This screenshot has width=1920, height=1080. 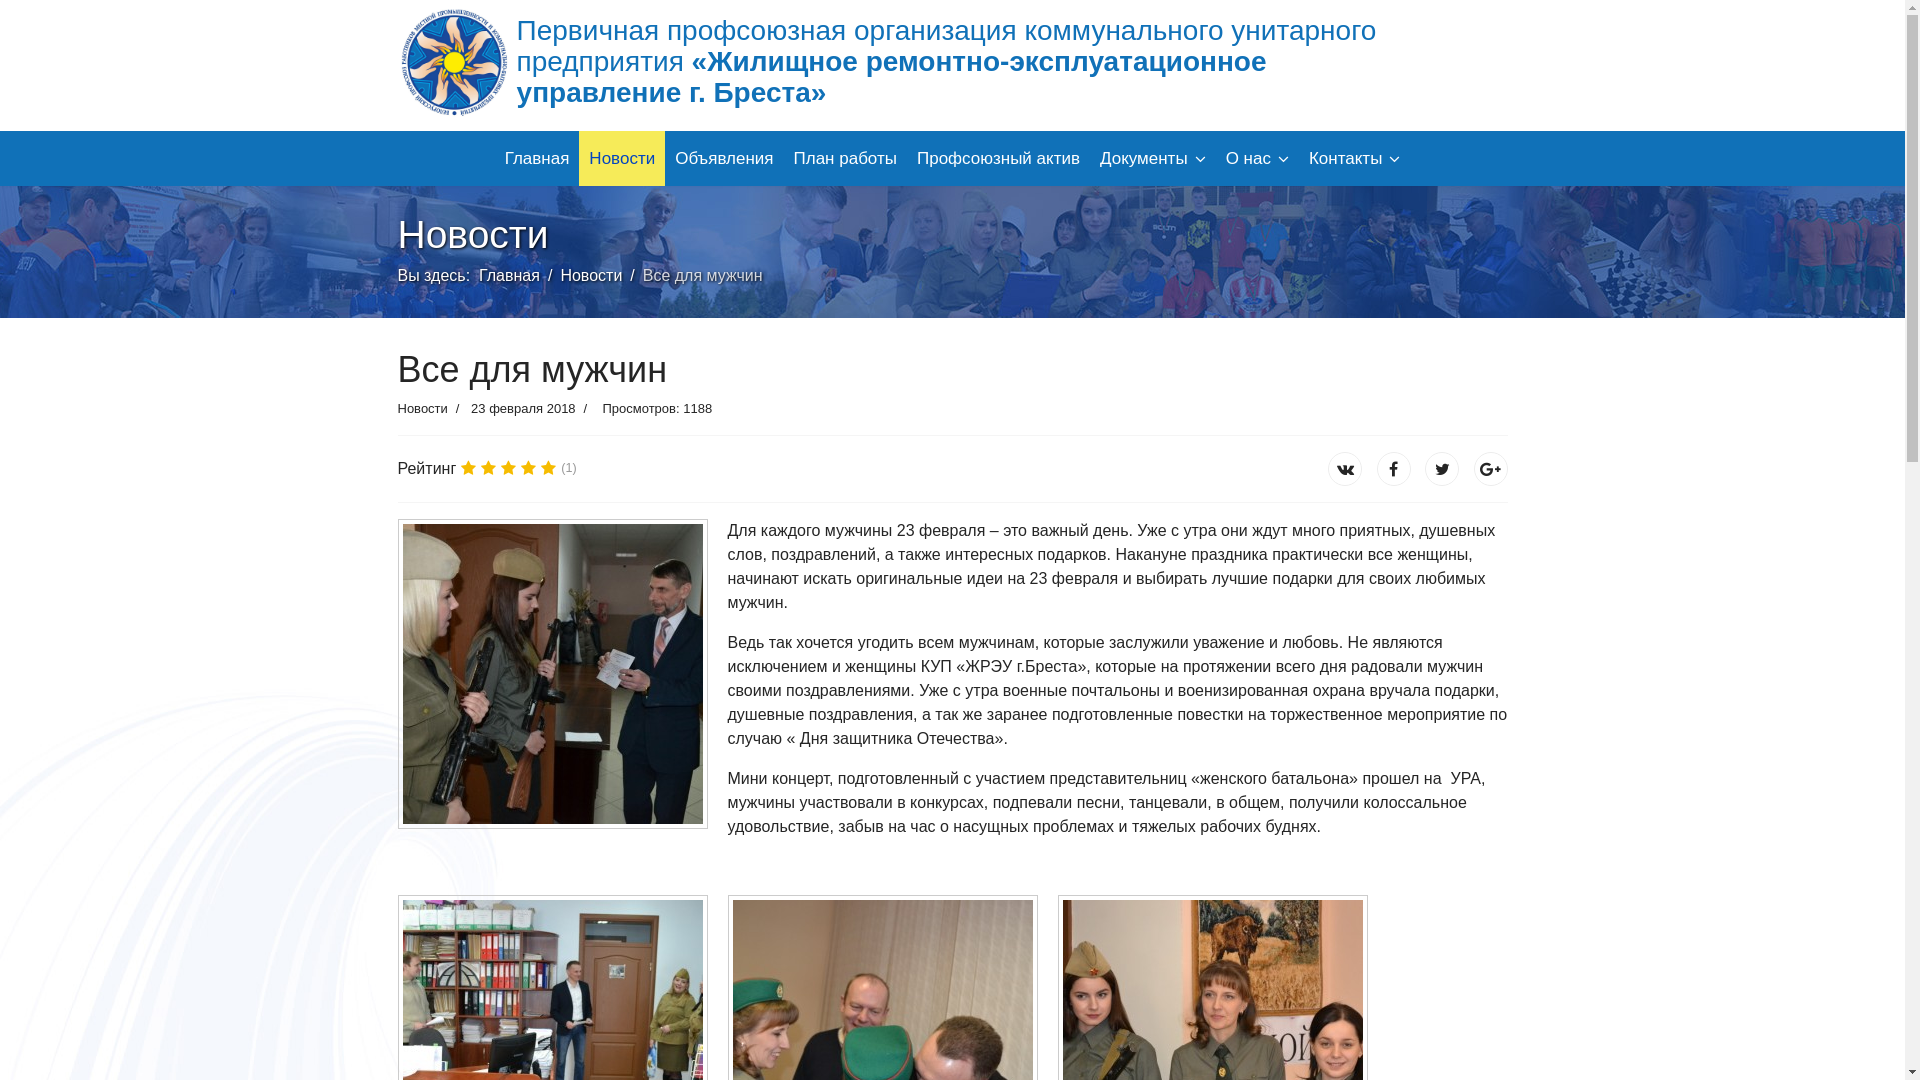 I want to click on 'Twitter', so click(x=1441, y=469).